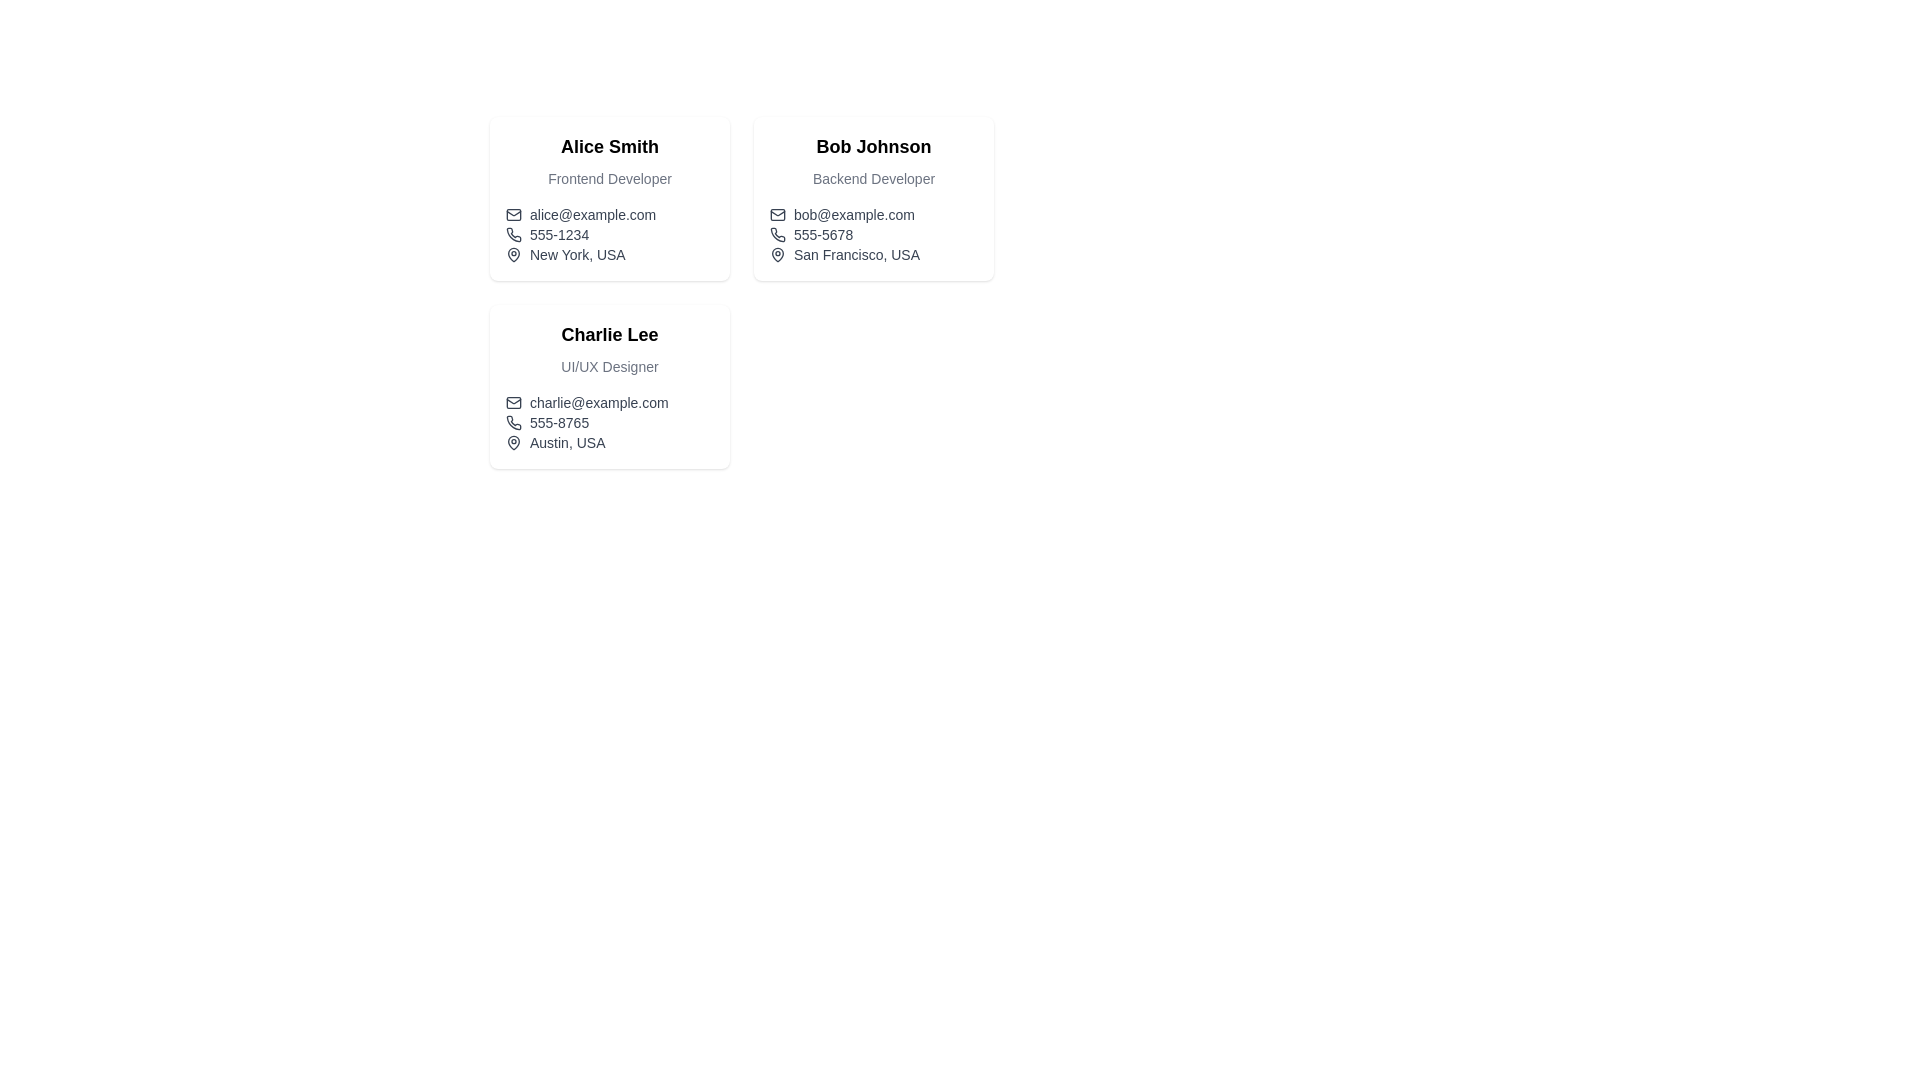 This screenshot has height=1080, width=1920. Describe the element at coordinates (576, 253) in the screenshot. I see `the text label displaying 'New York, USA' which is located beneath the phone number entry in Alice Smith's contact information card` at that location.